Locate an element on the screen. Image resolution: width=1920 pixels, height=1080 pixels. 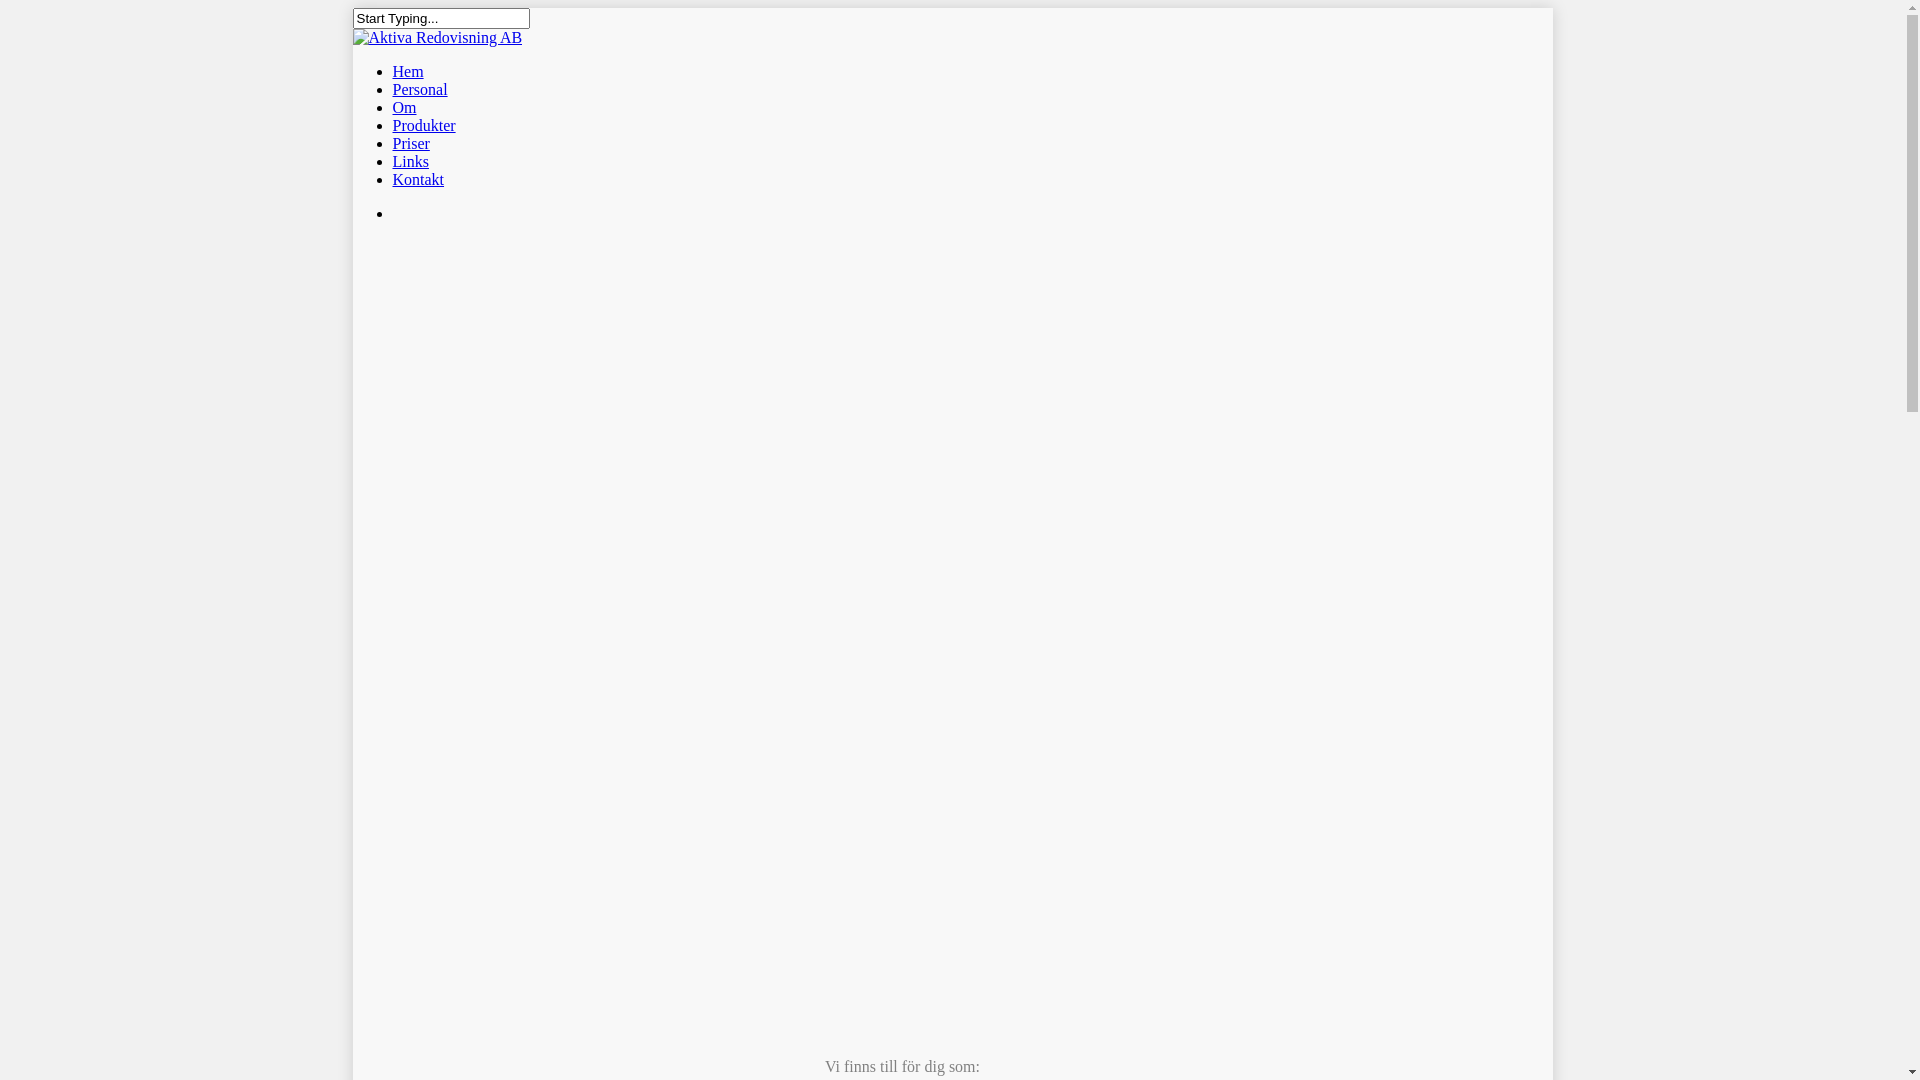
'Om' is located at coordinates (402, 107).